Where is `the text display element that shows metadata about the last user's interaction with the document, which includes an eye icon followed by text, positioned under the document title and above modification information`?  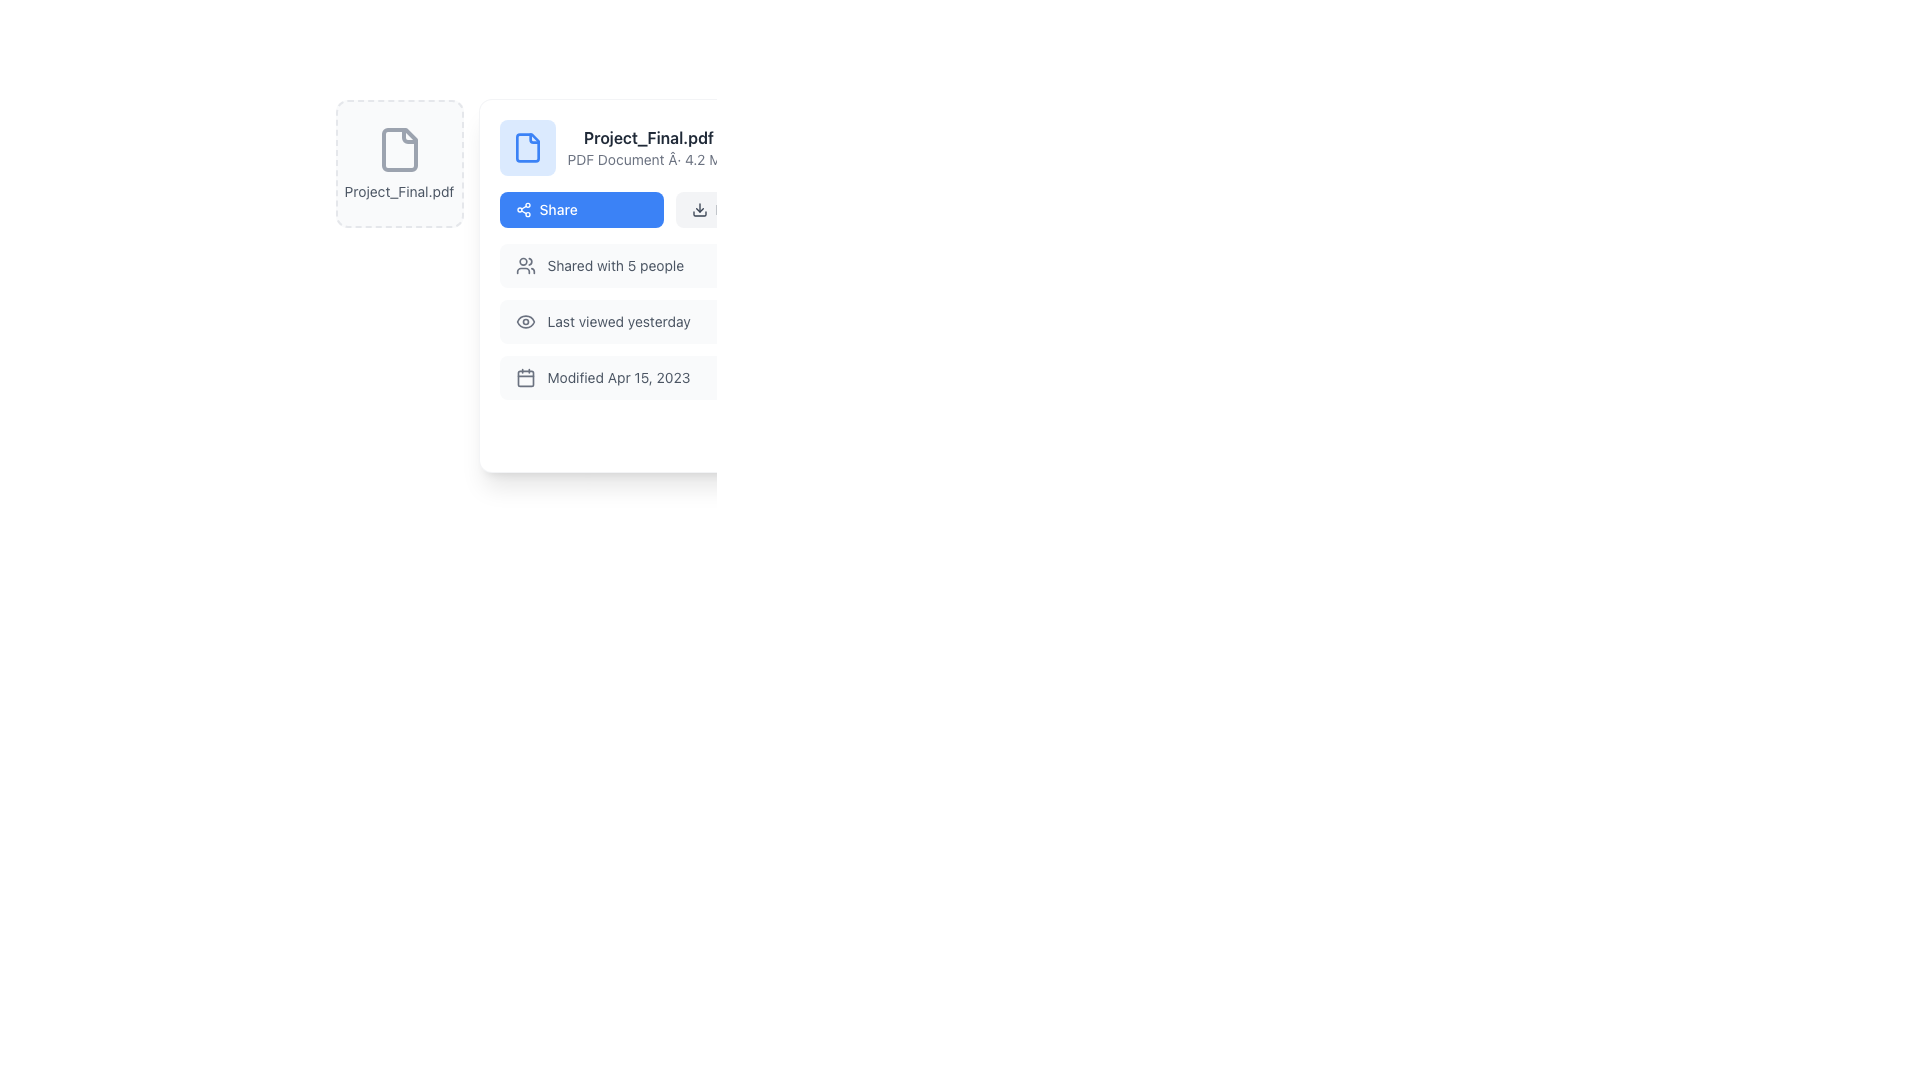 the text display element that shows metadata about the last user's interaction with the document, which includes an eye icon followed by text, positioned under the document title and above modification information is located at coordinates (602, 320).